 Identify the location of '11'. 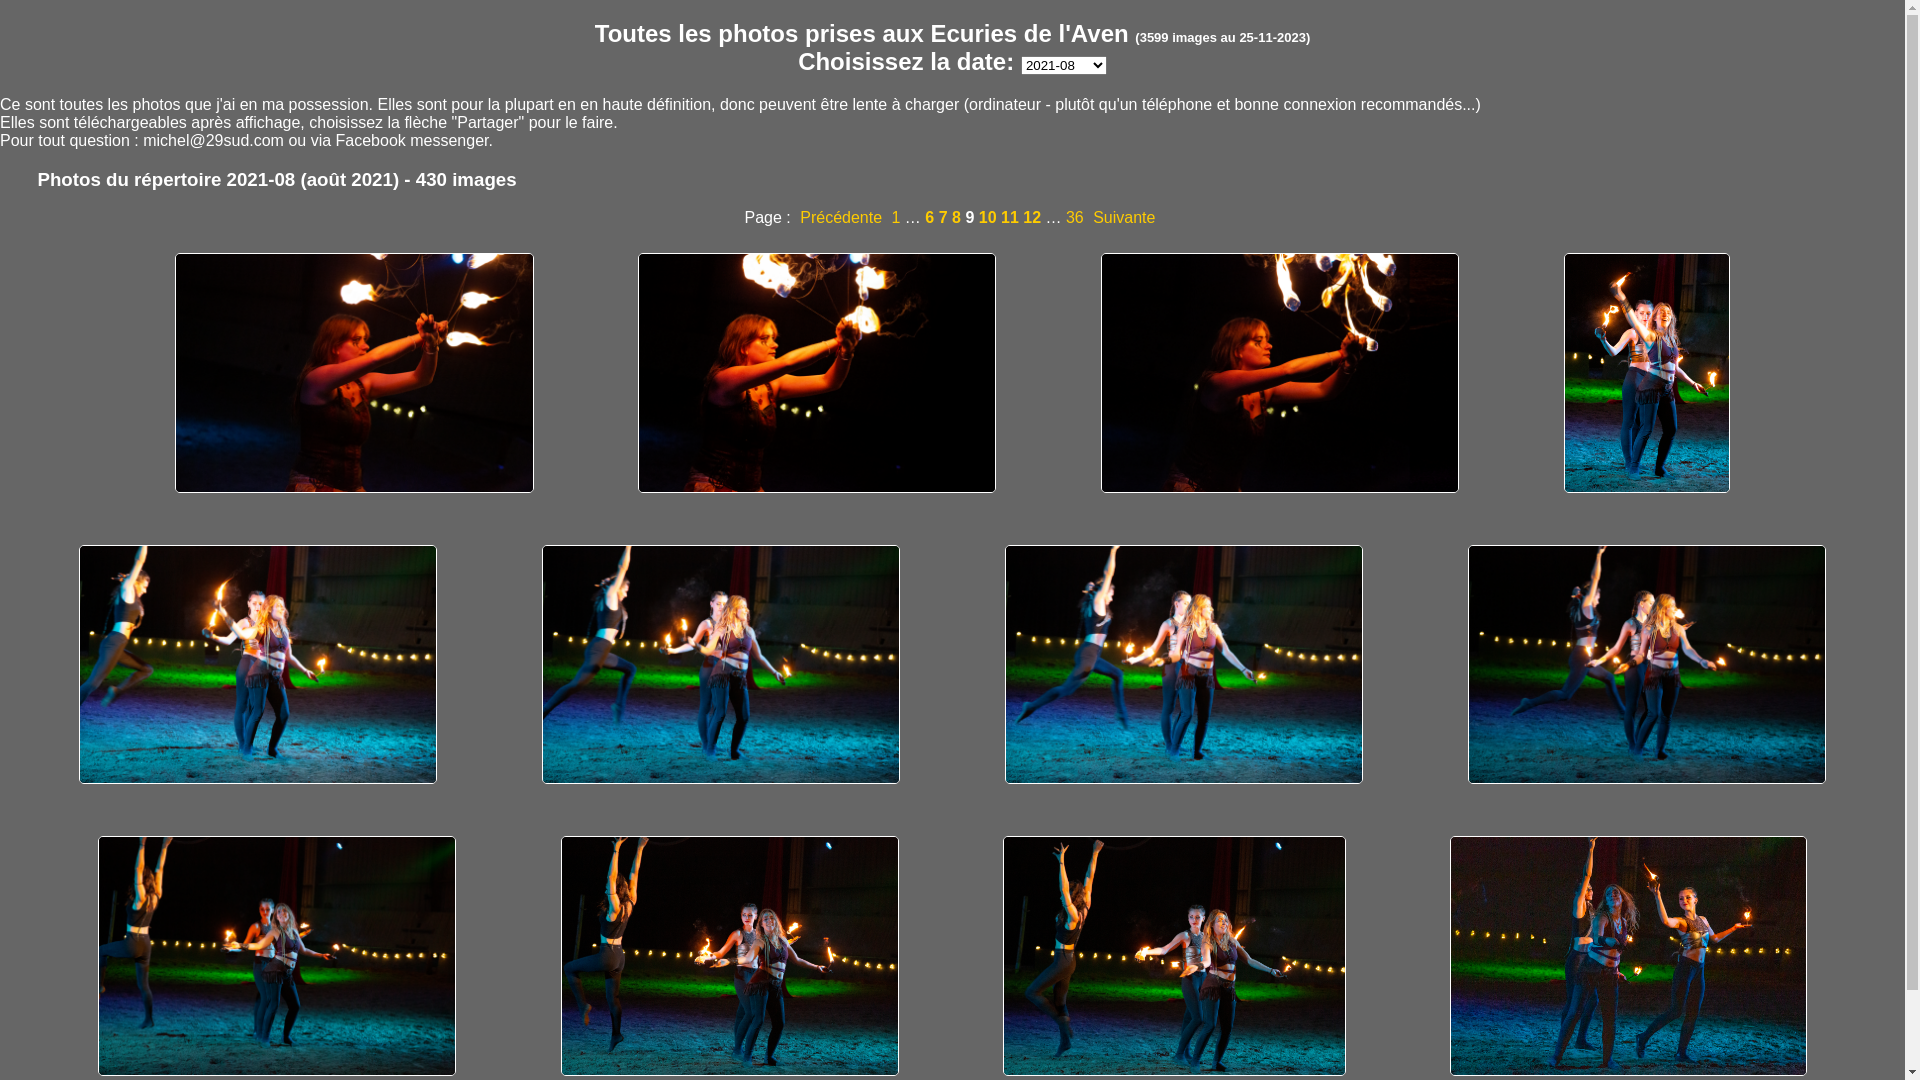
(1009, 217).